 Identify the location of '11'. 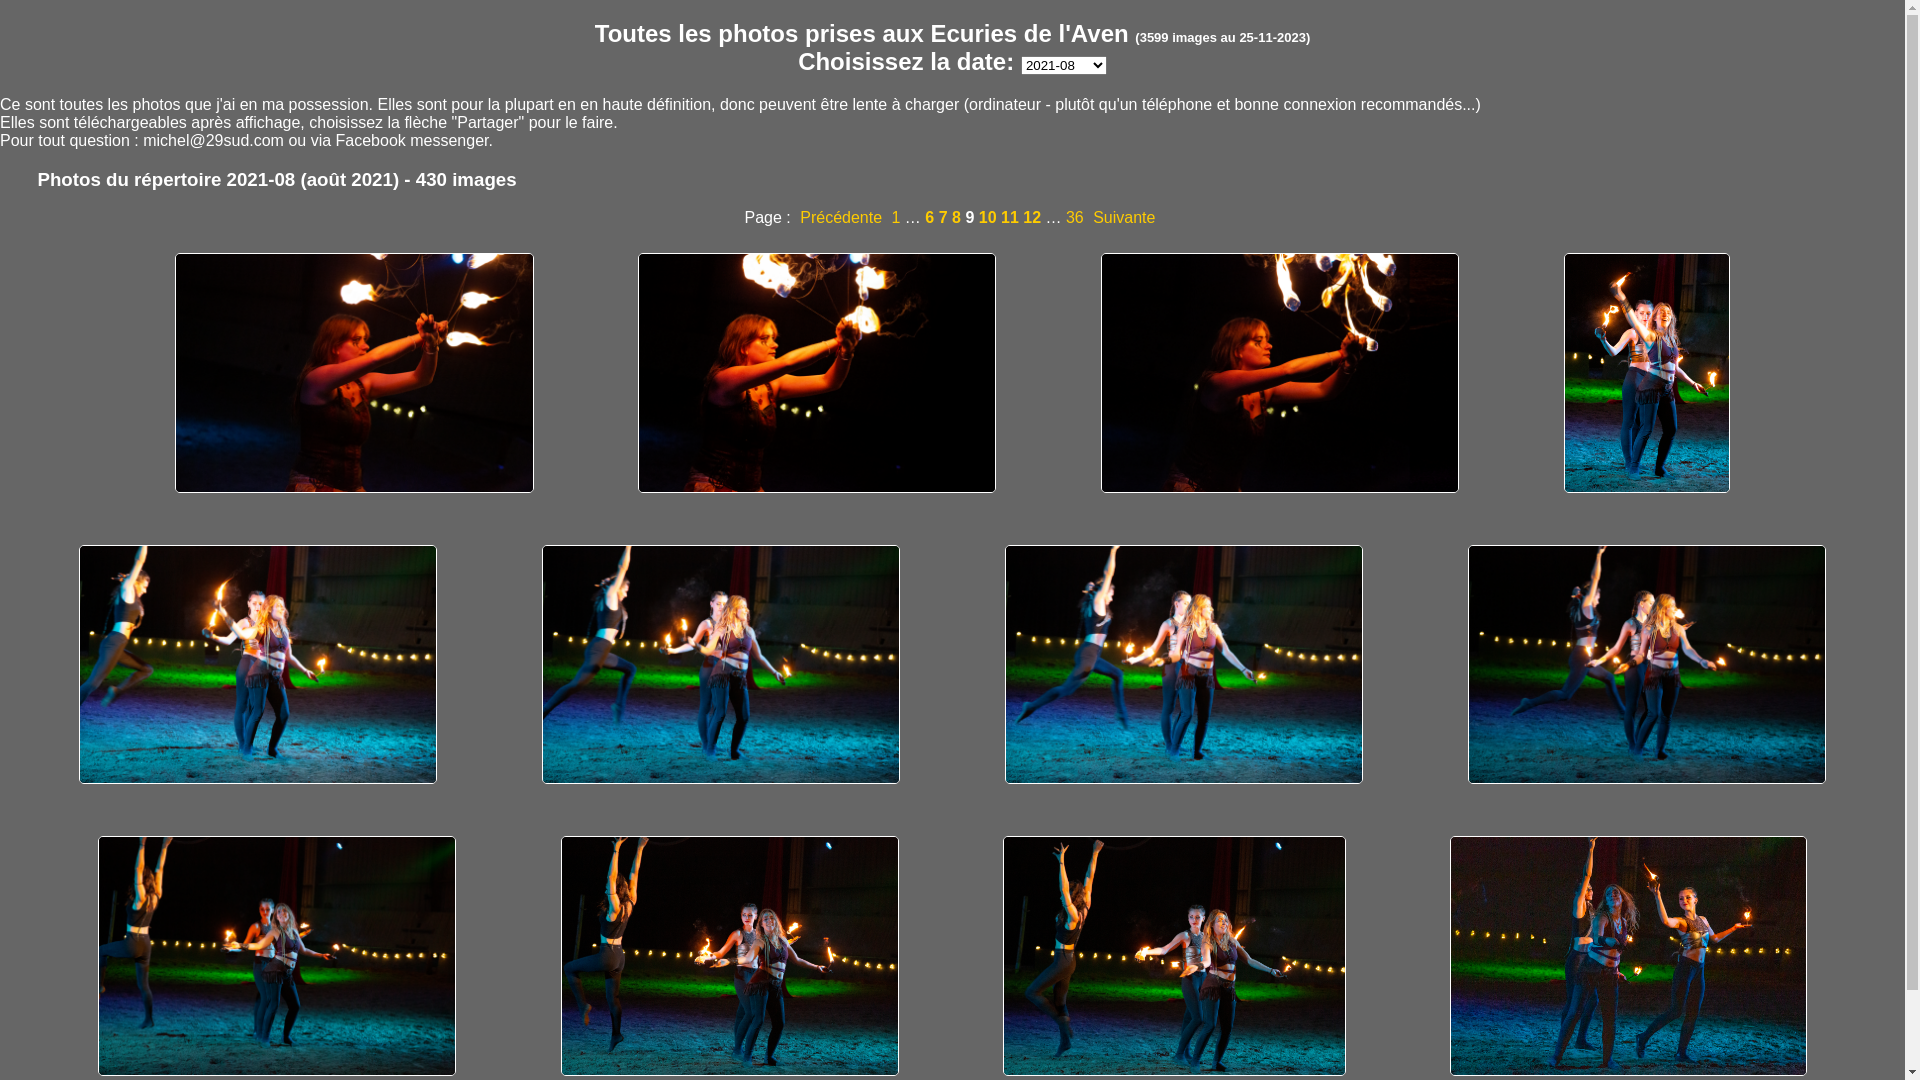
(1009, 217).